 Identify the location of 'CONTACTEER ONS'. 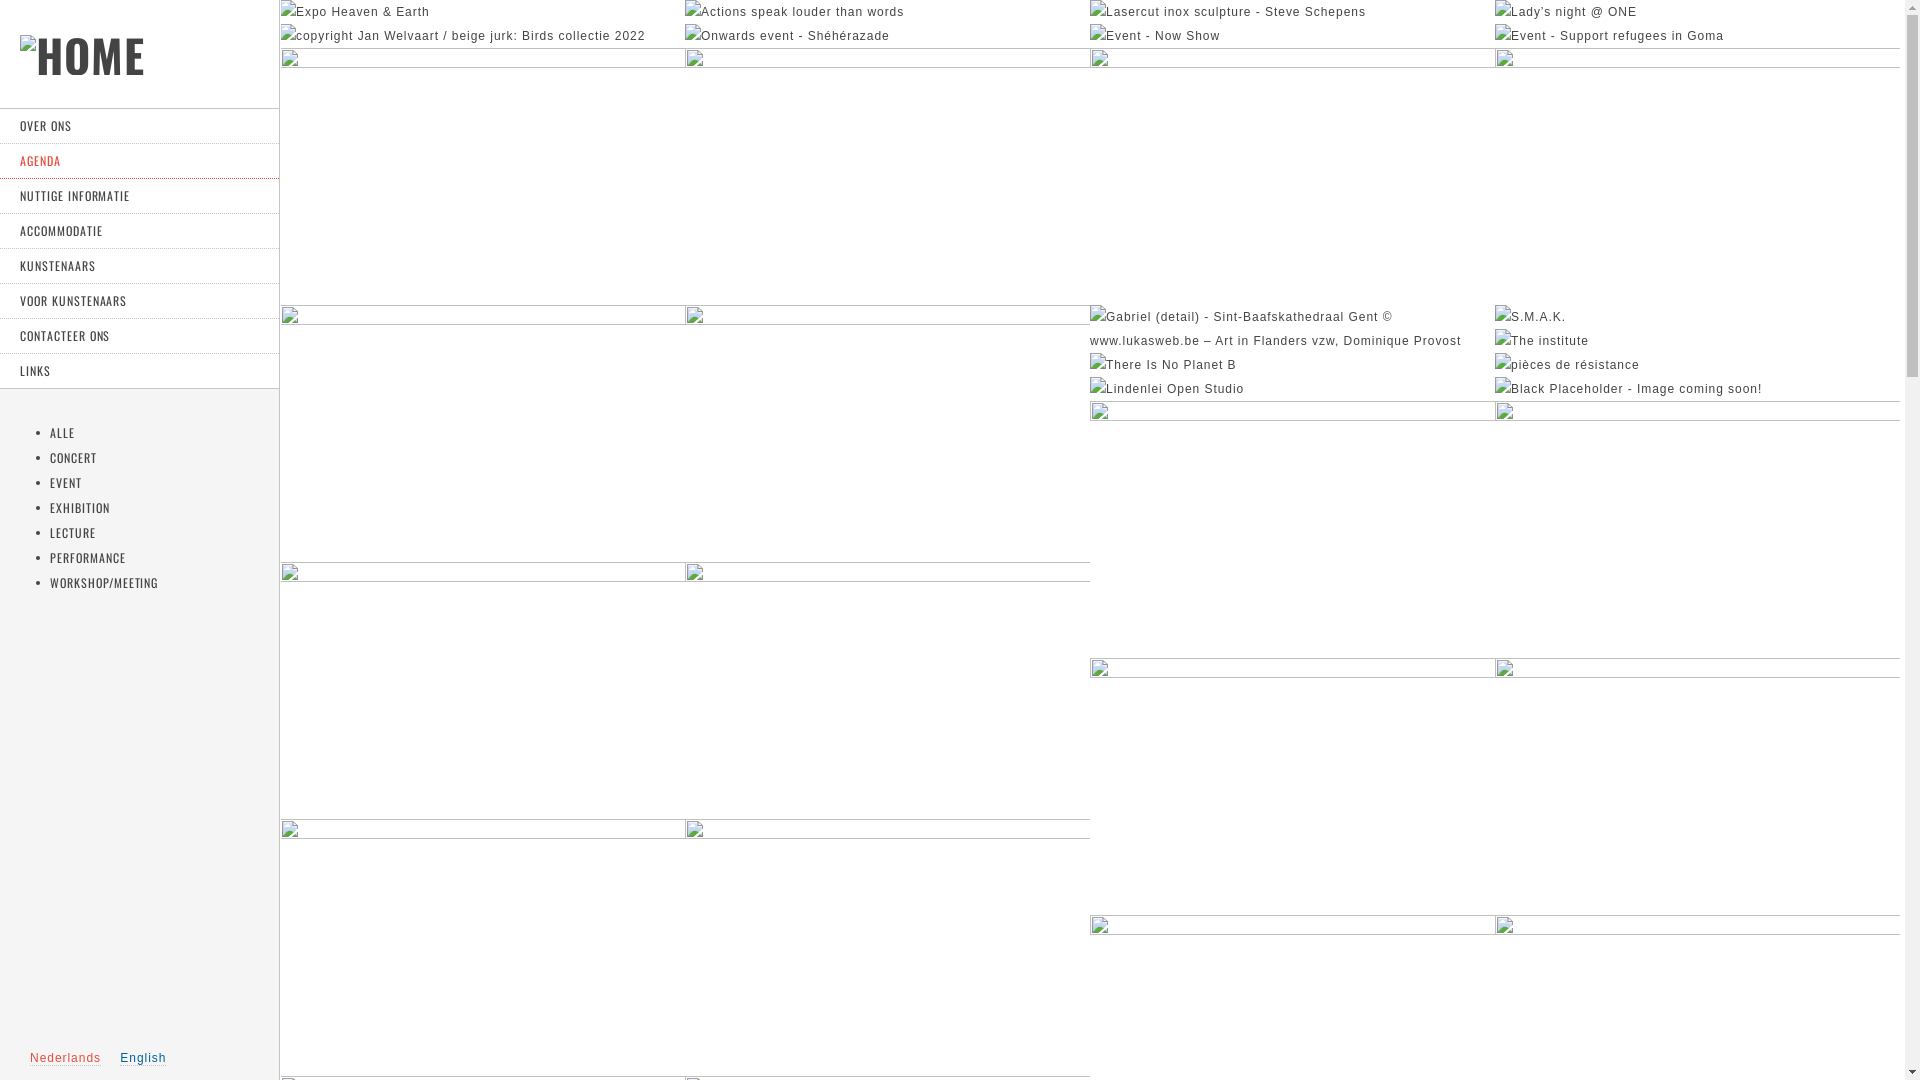
(0, 335).